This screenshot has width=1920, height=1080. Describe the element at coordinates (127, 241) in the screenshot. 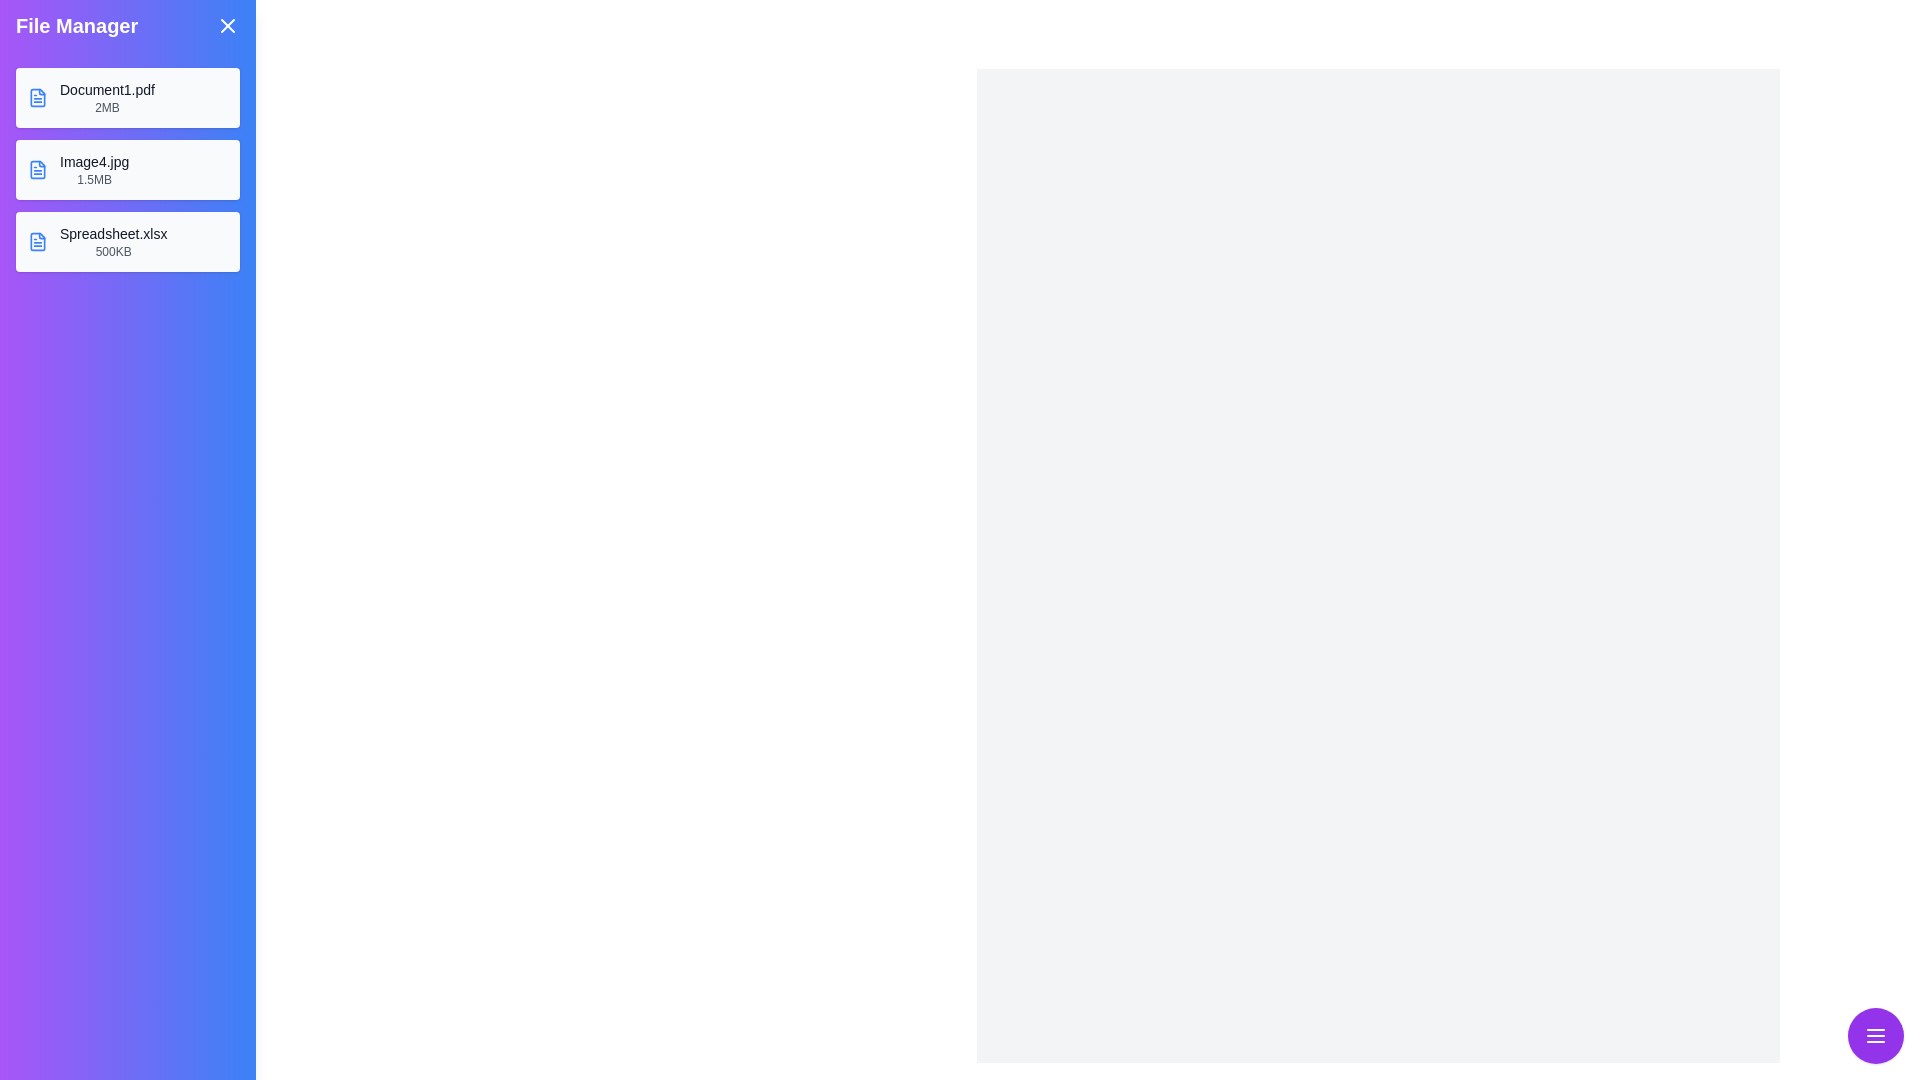

I see `the third file entry 'Spreadsheet.xlsx' in the vertical list` at that location.